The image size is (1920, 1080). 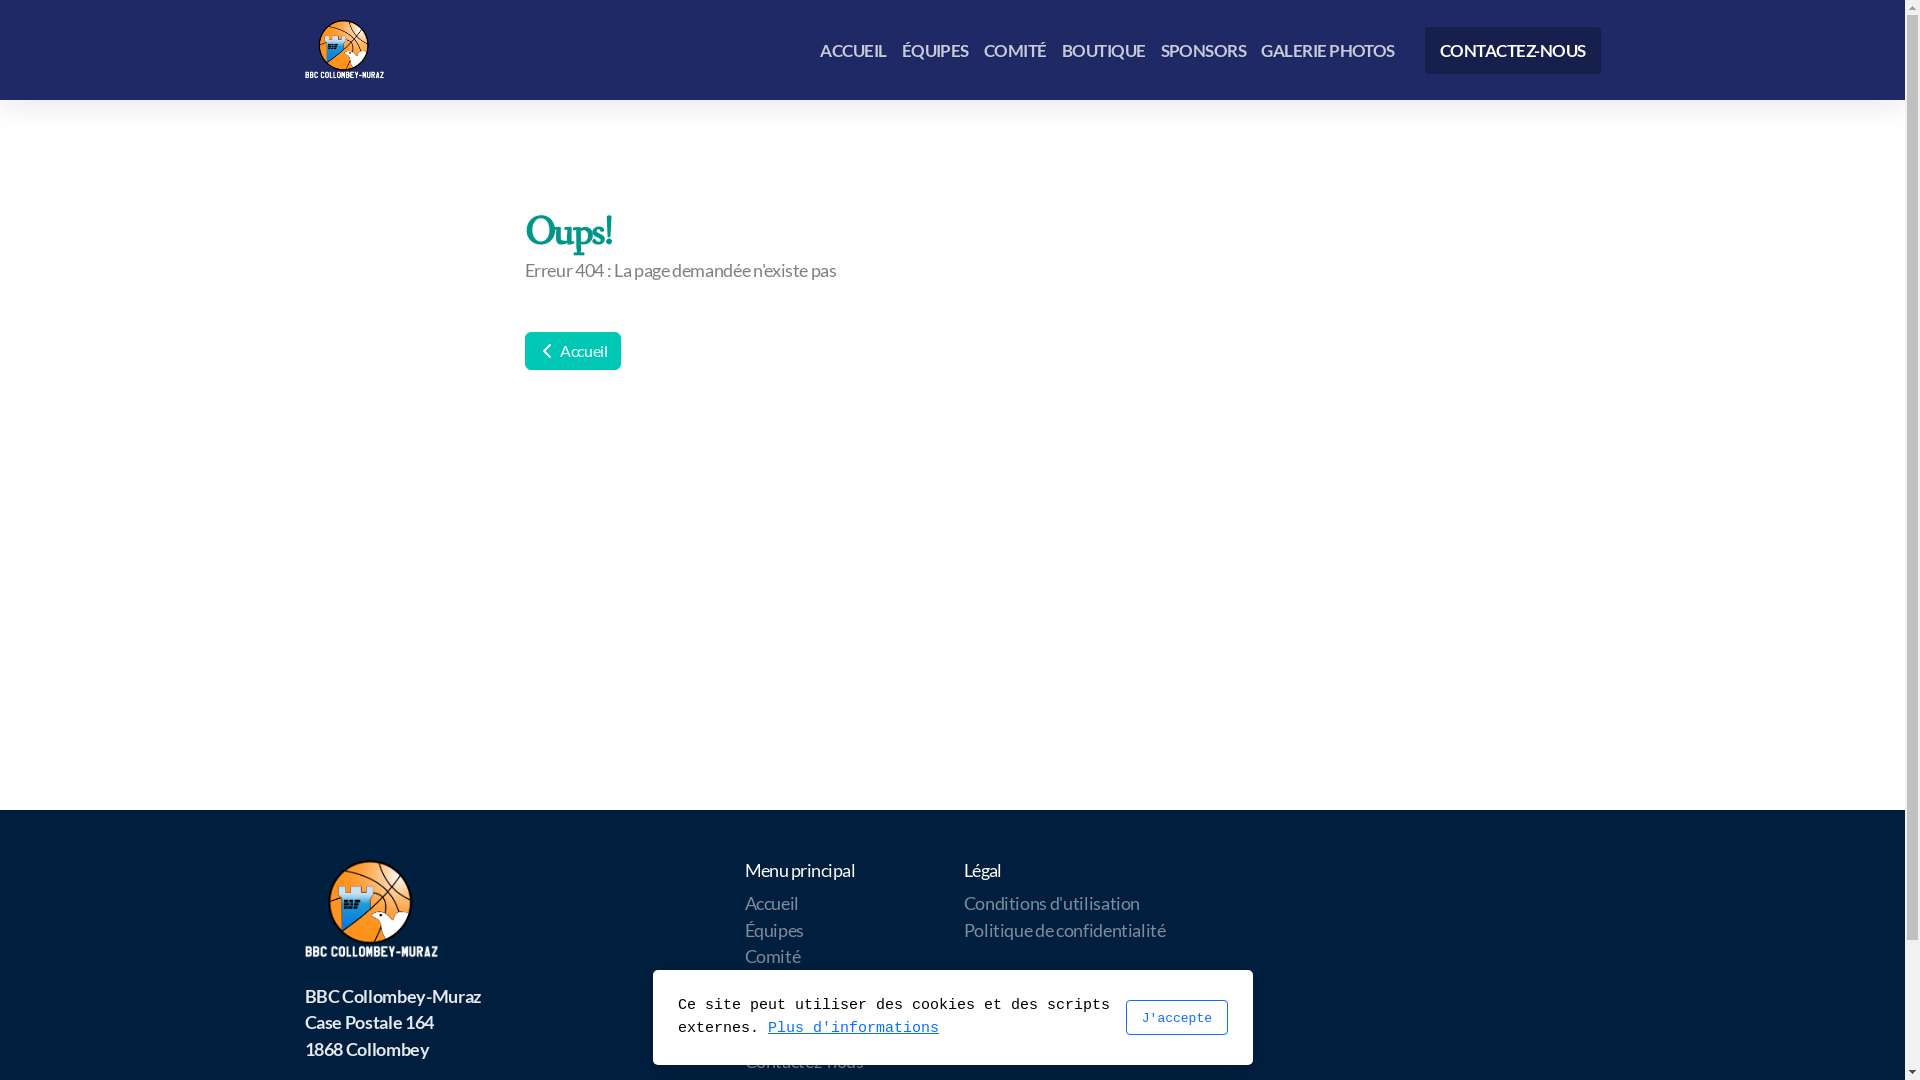 What do you see at coordinates (797, 1035) in the screenshot?
I see `'Galerie photos'` at bounding box center [797, 1035].